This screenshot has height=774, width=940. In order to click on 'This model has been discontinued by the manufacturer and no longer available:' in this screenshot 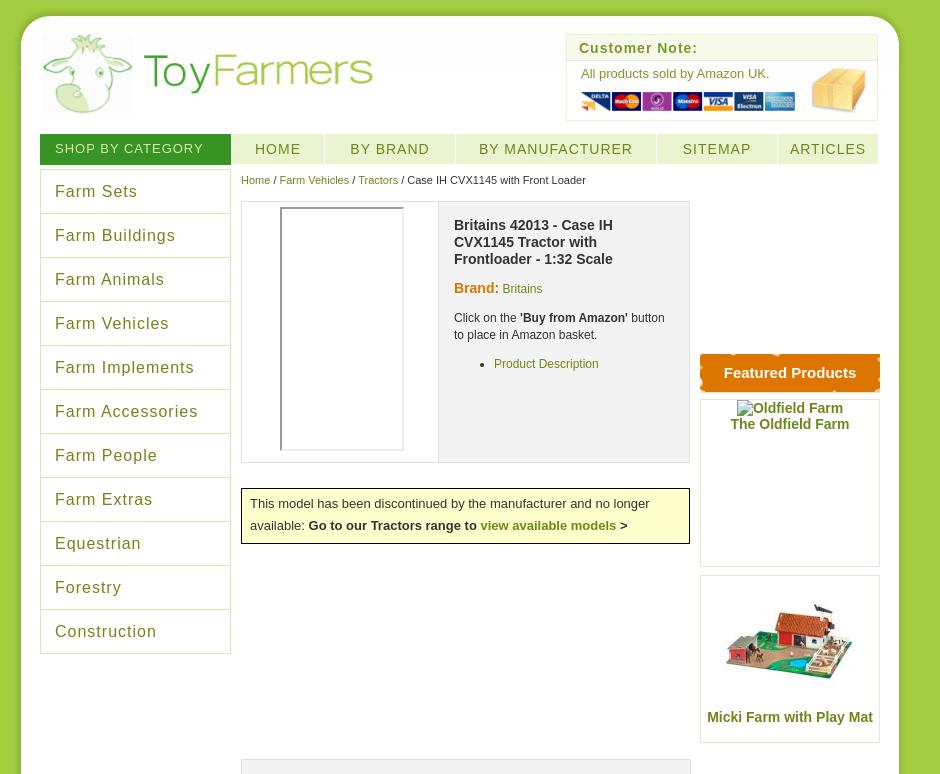, I will do `click(448, 513)`.